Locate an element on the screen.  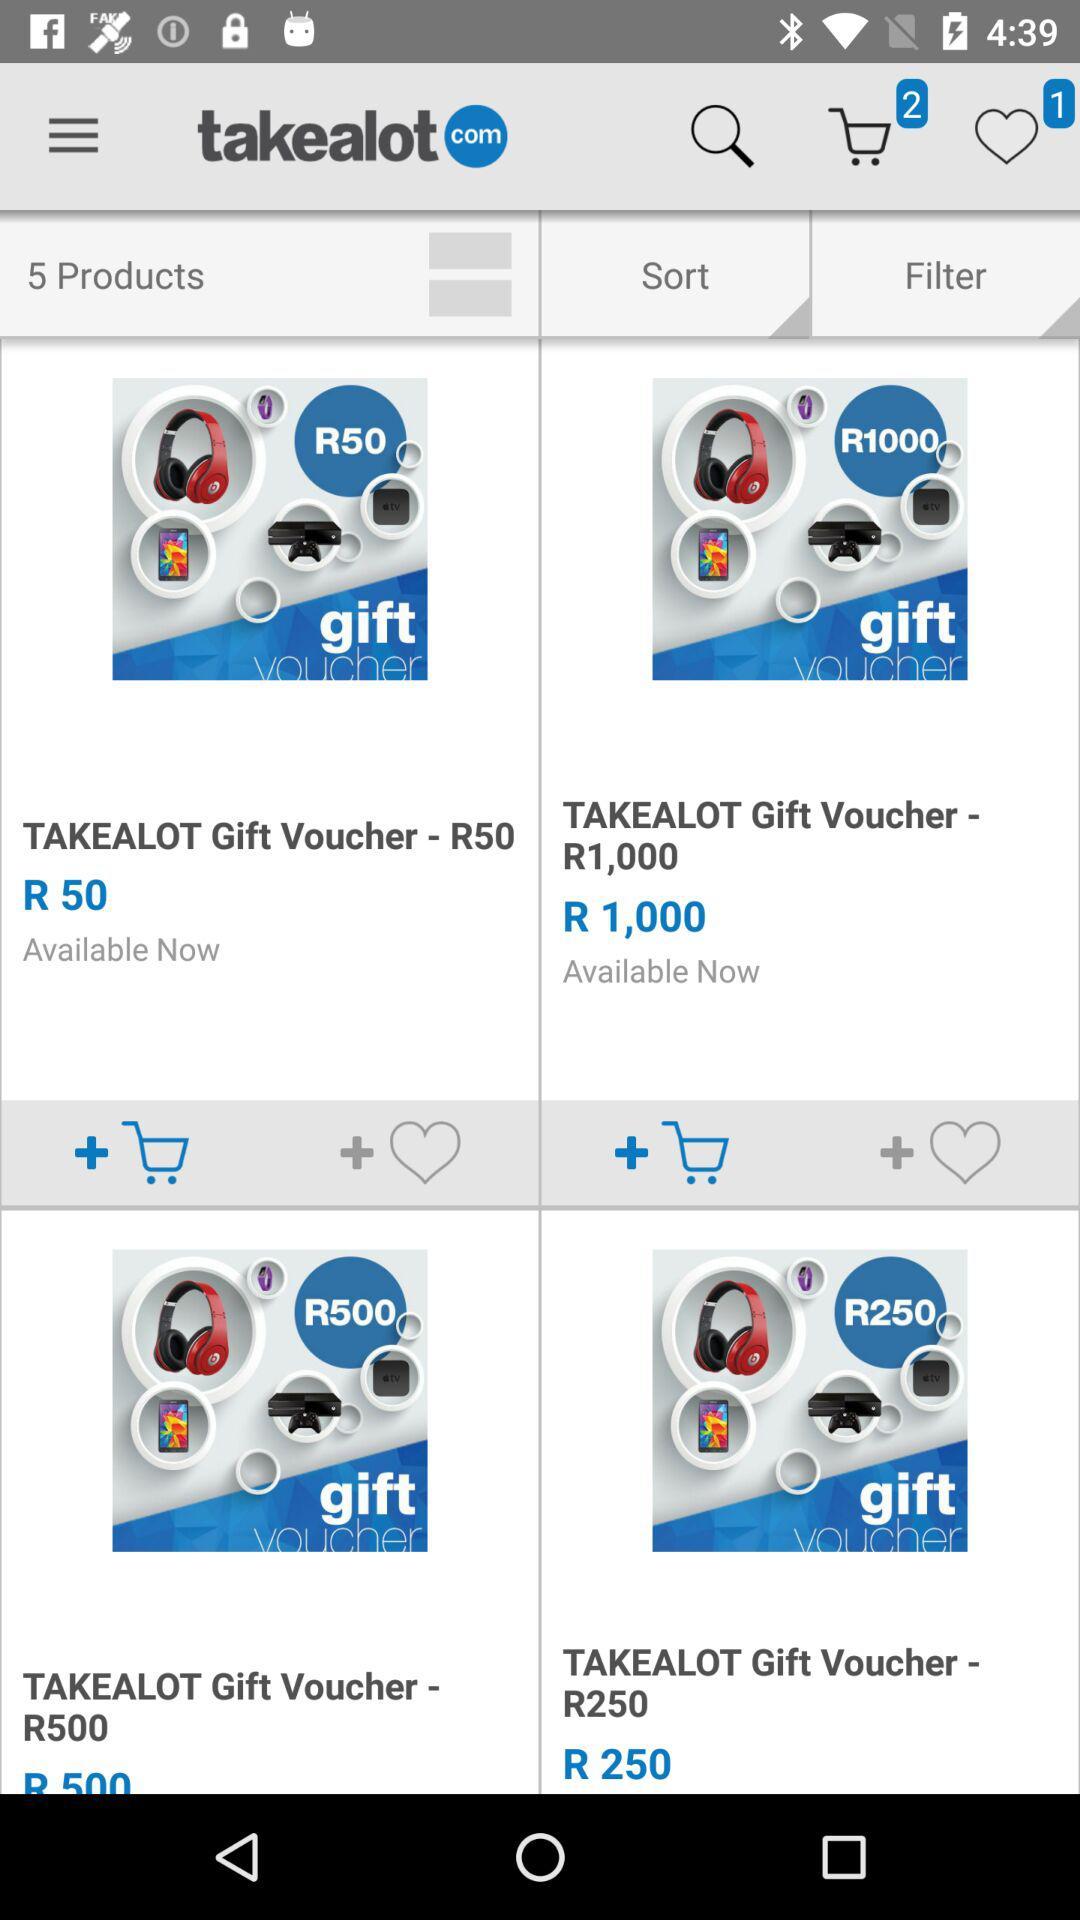
the search bar icon is located at coordinates (722, 136).